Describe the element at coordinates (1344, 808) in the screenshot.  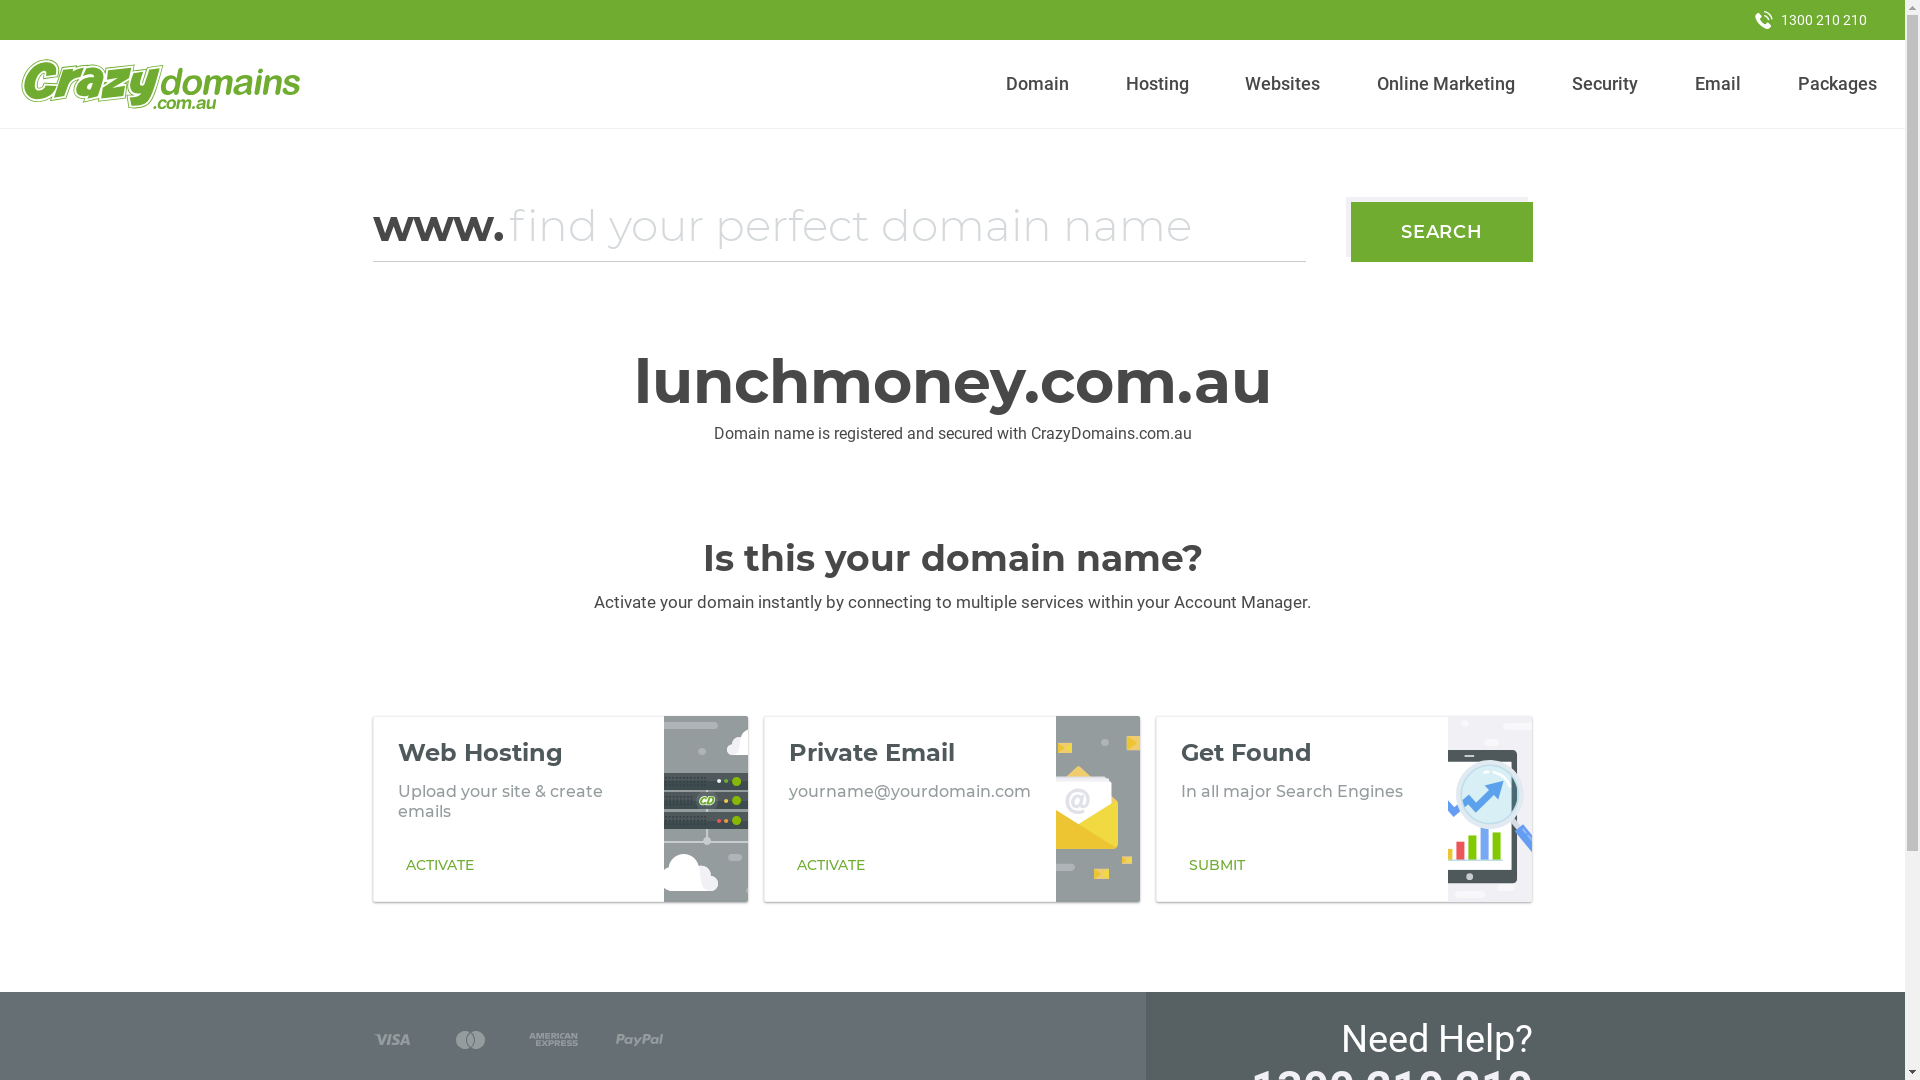
I see `'Get Found` at that location.